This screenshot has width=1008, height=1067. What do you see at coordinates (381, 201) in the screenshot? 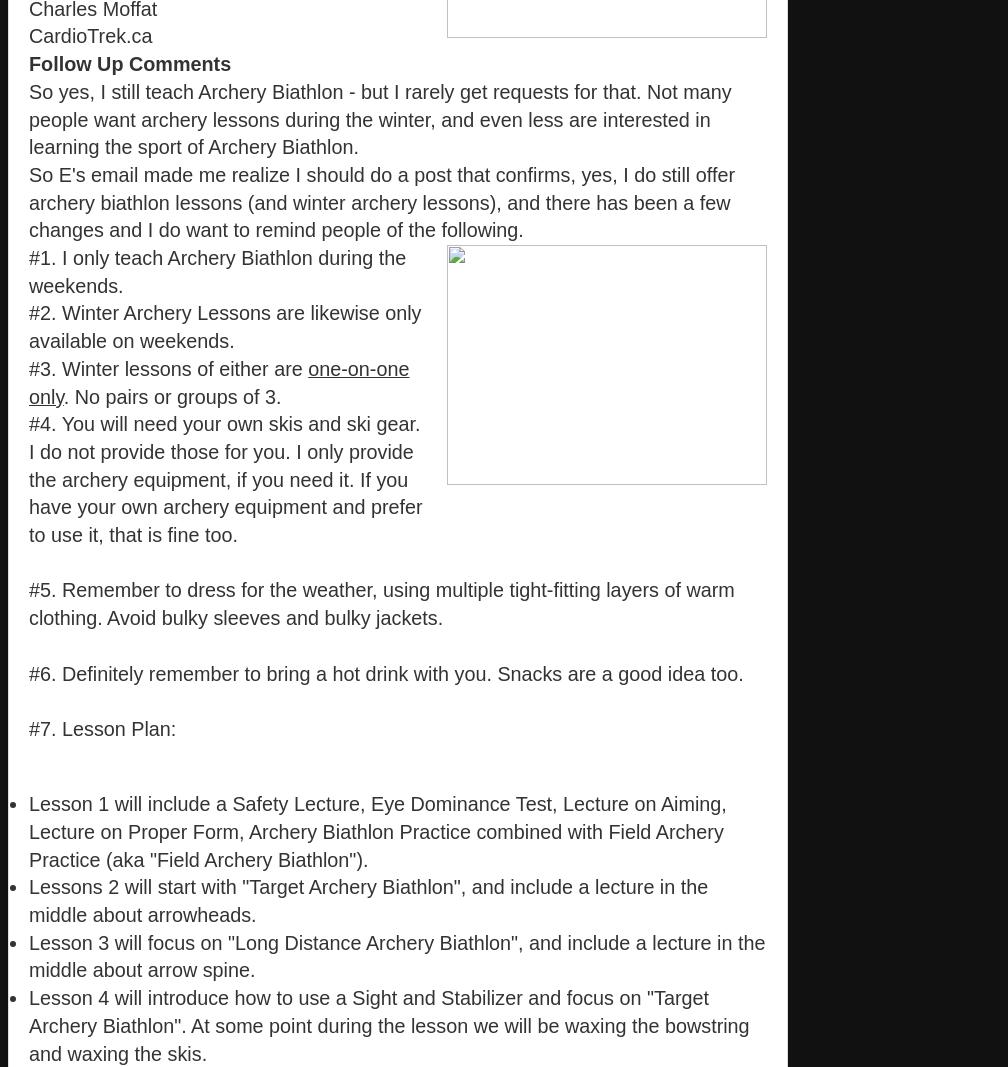
I see `'So E's email made me realize I should do a post that confirms, yes, I do still offer archery biathlon lessons (and winter archery lessons), and there has been a few changes and I do want to remind people of the following.'` at bounding box center [381, 201].